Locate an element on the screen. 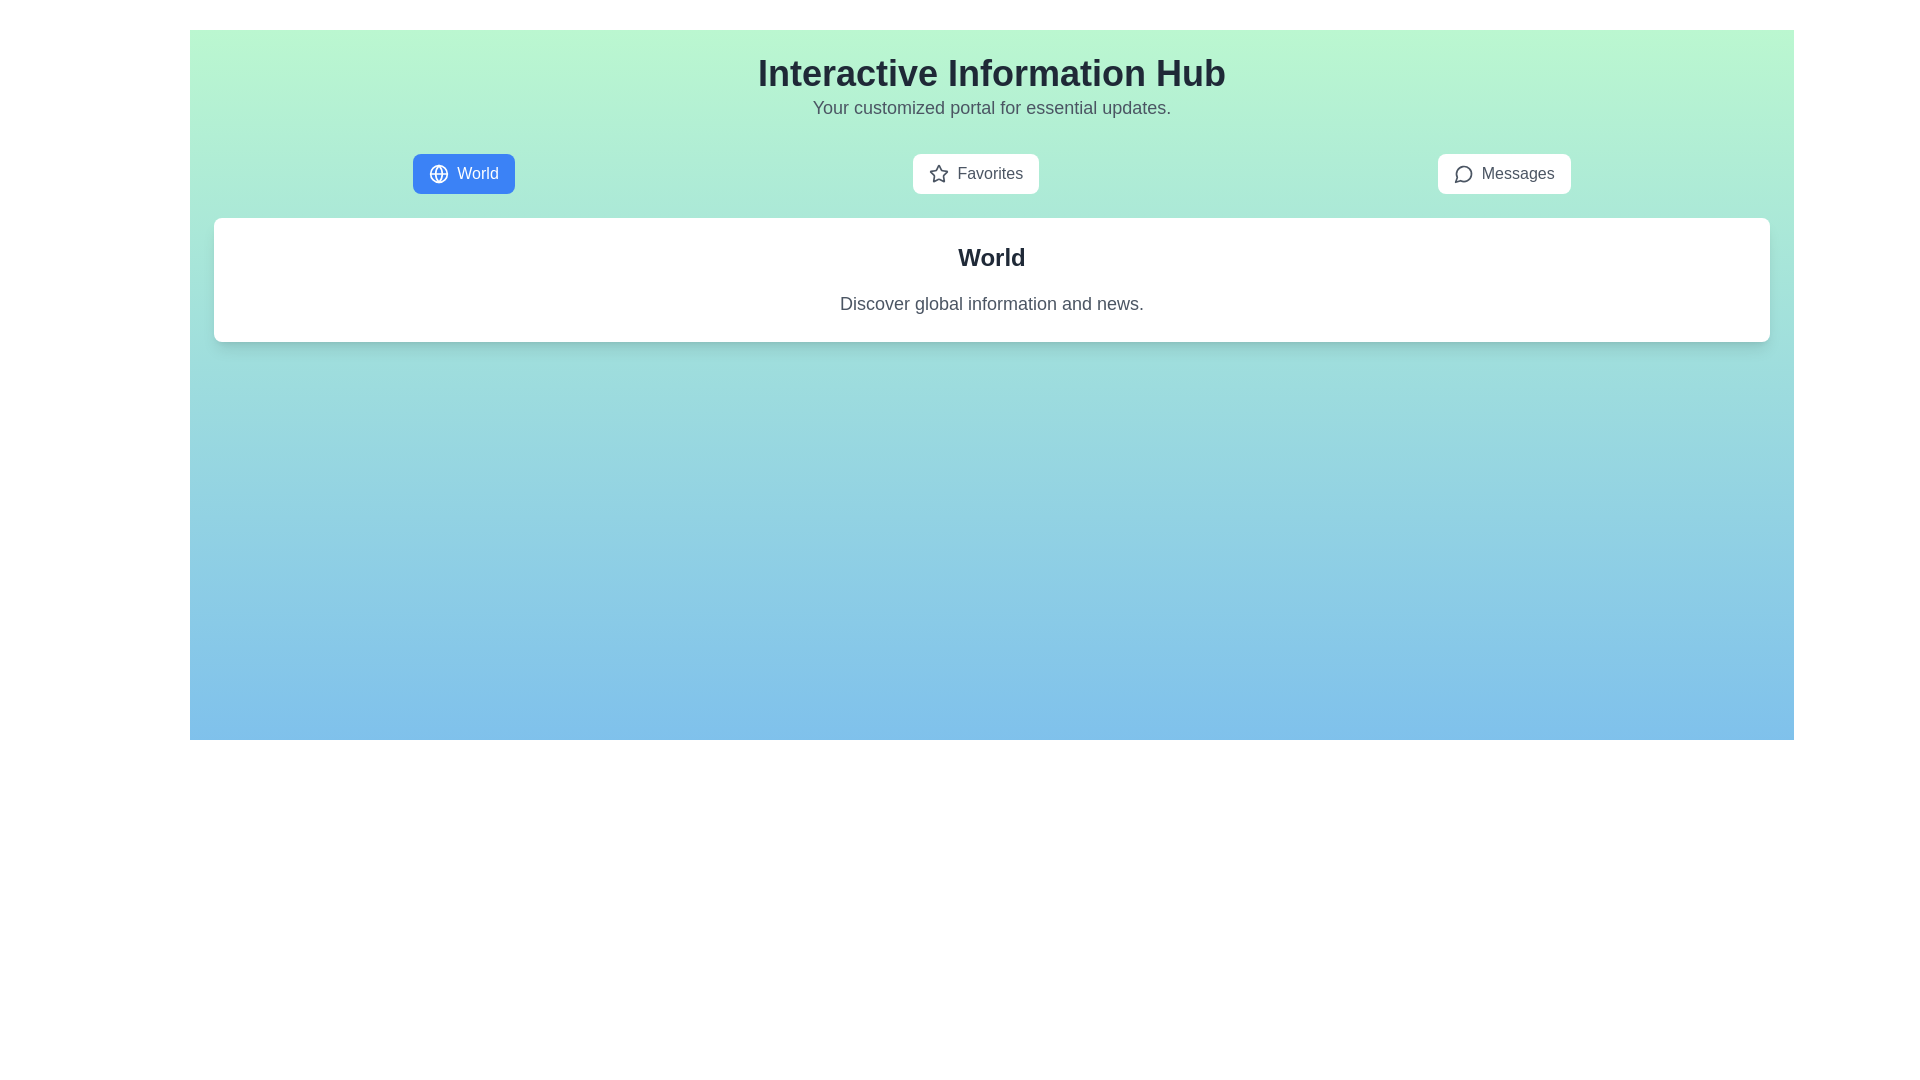 This screenshot has height=1080, width=1920. the tab labeled Messages to observe the hover effect is located at coordinates (1504, 172).